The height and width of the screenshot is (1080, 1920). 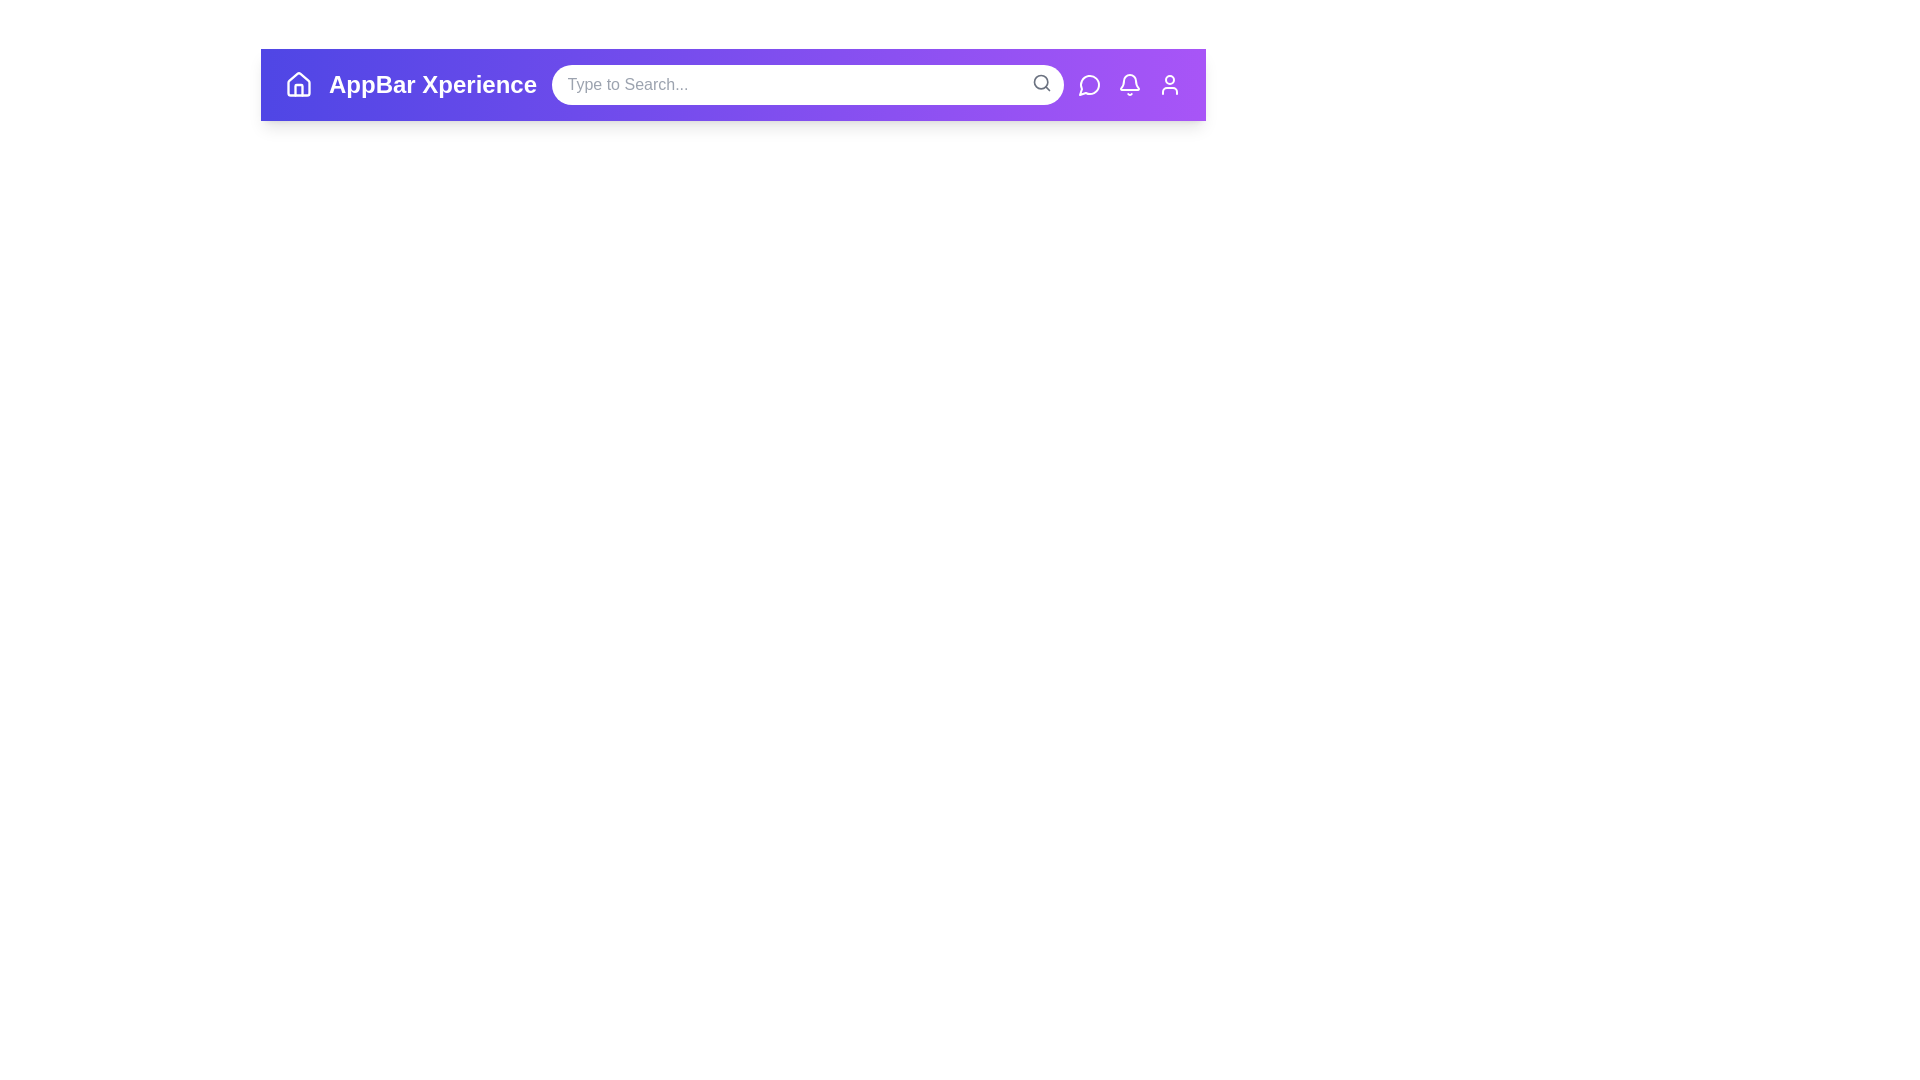 What do you see at coordinates (806, 83) in the screenshot?
I see `the search input field to focus on it` at bounding box center [806, 83].